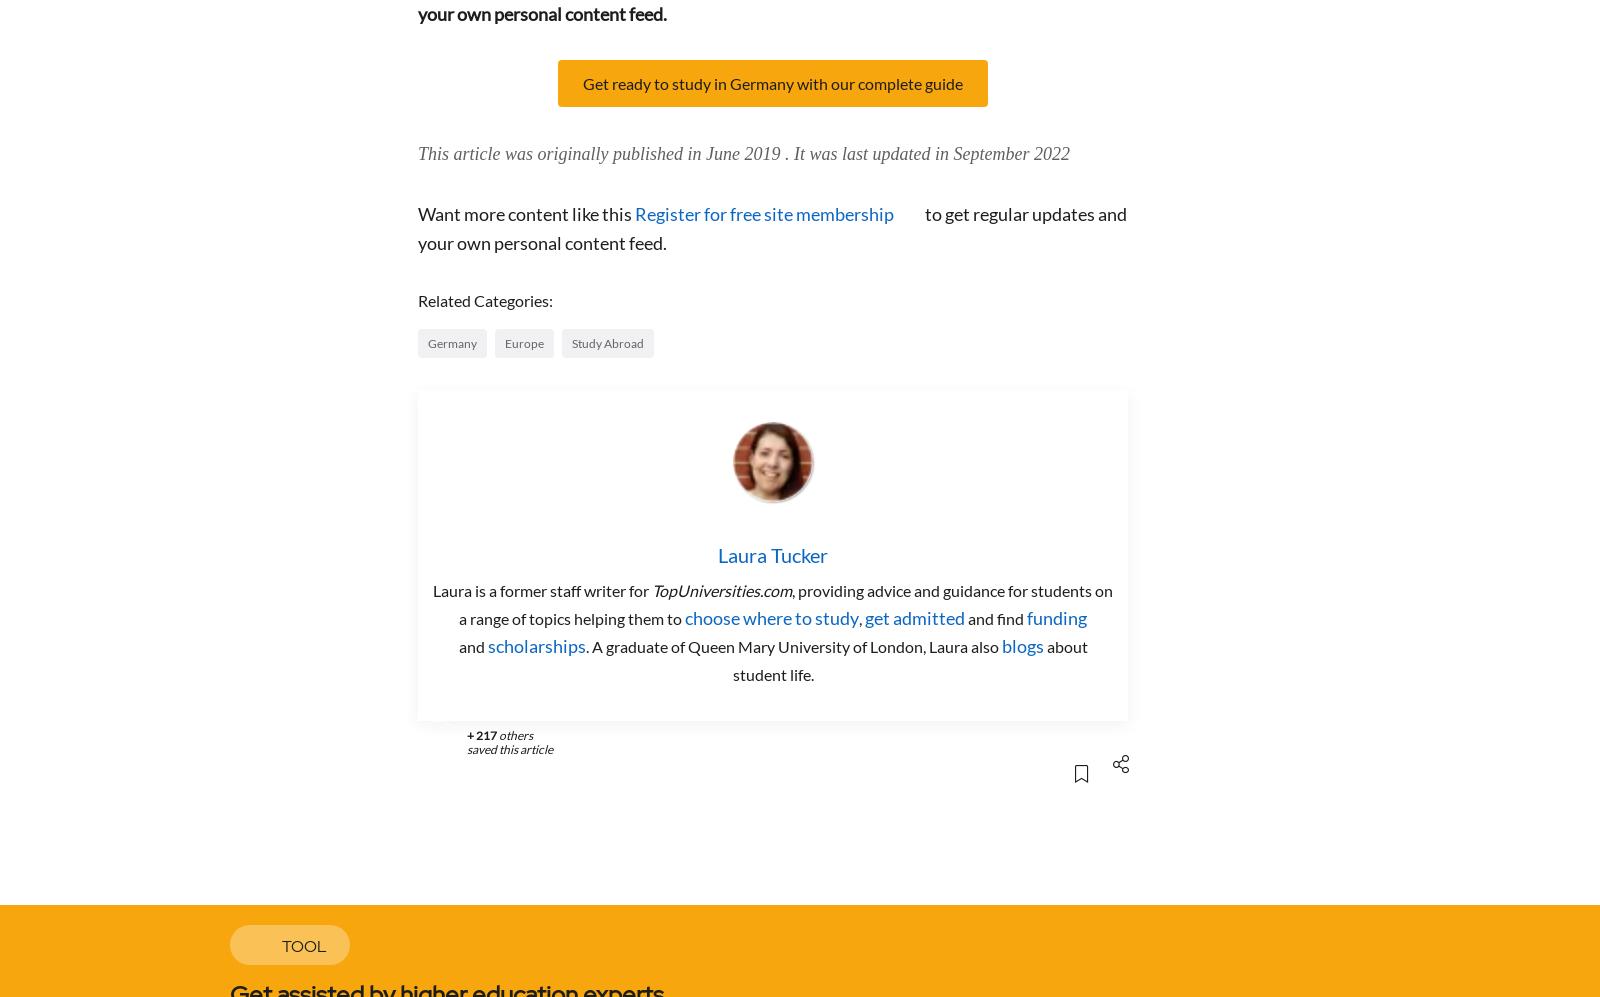 The image size is (1600, 997). I want to click on 'Want more content like this', so click(525, 213).